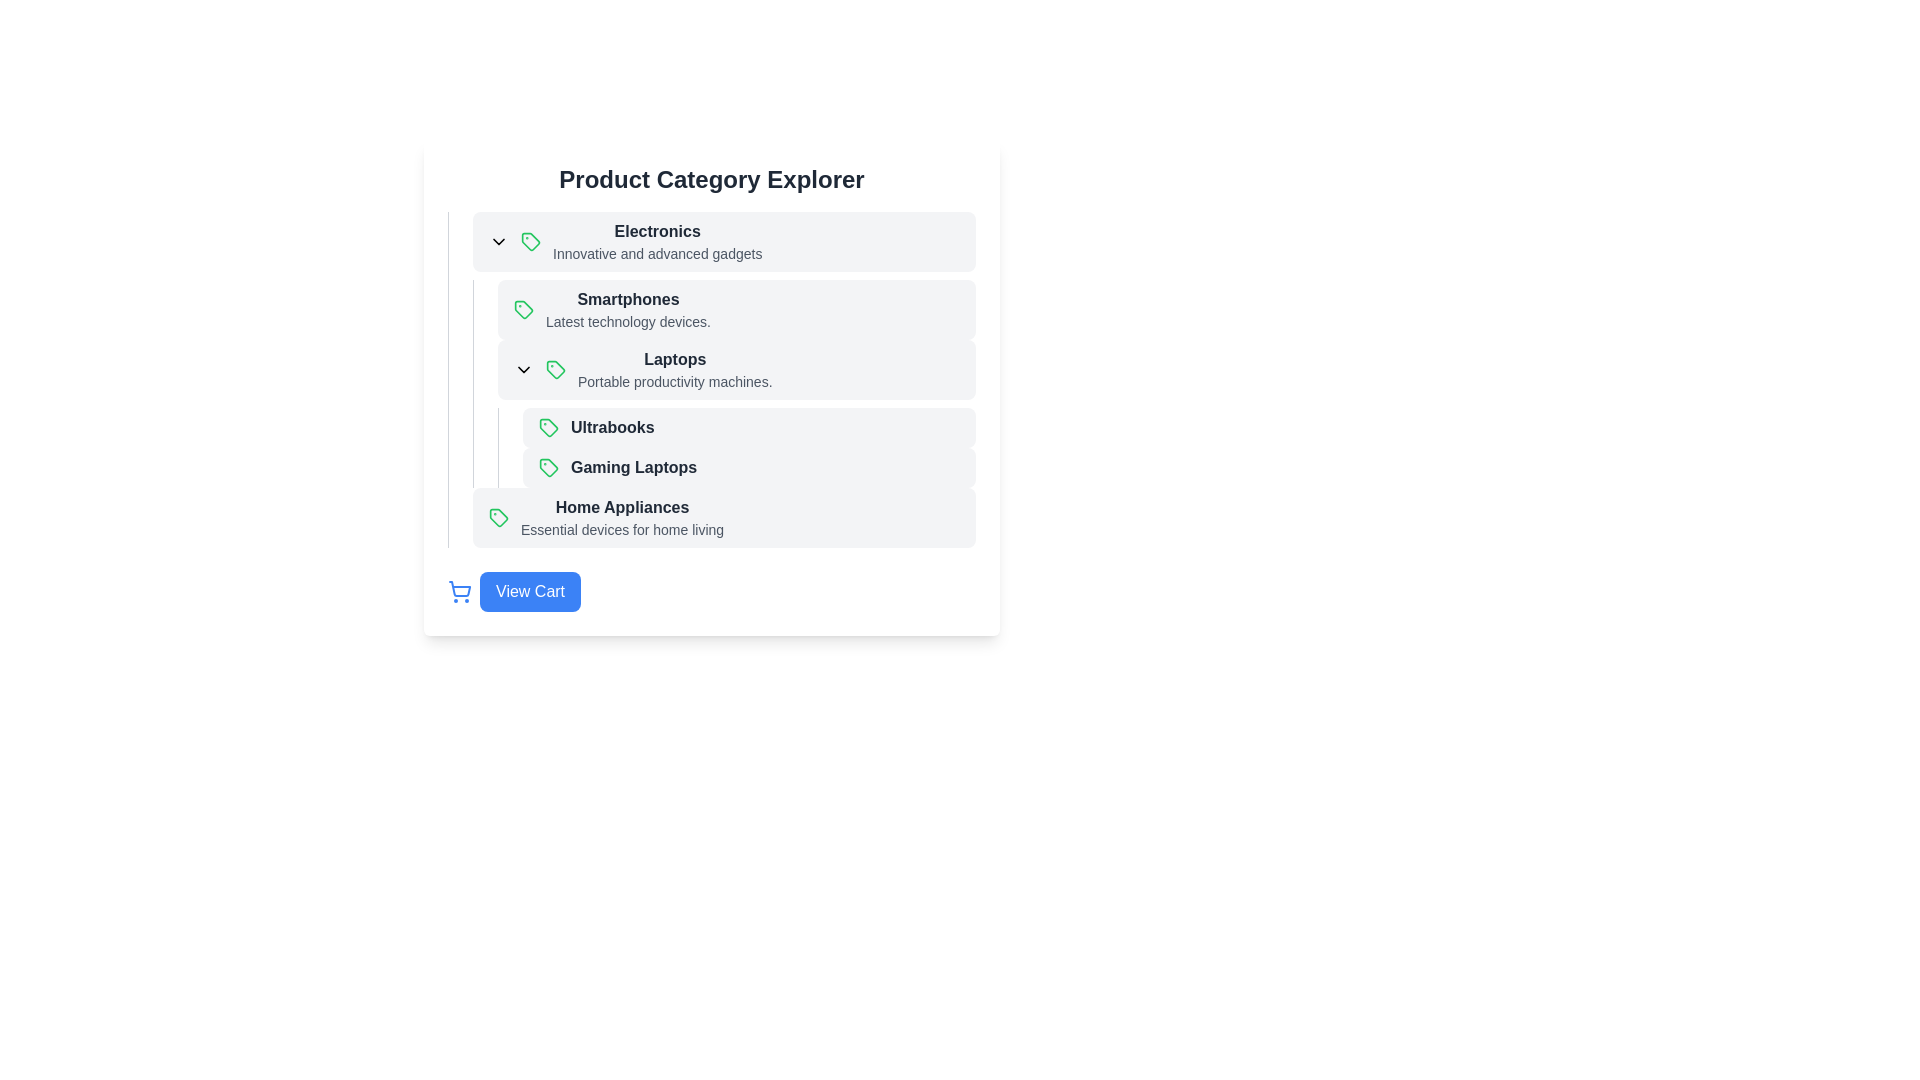 The height and width of the screenshot is (1080, 1920). What do you see at coordinates (548, 427) in the screenshot?
I see `the icon next to the 'Gaming Laptops' label that indicates an association or categorization element` at bounding box center [548, 427].